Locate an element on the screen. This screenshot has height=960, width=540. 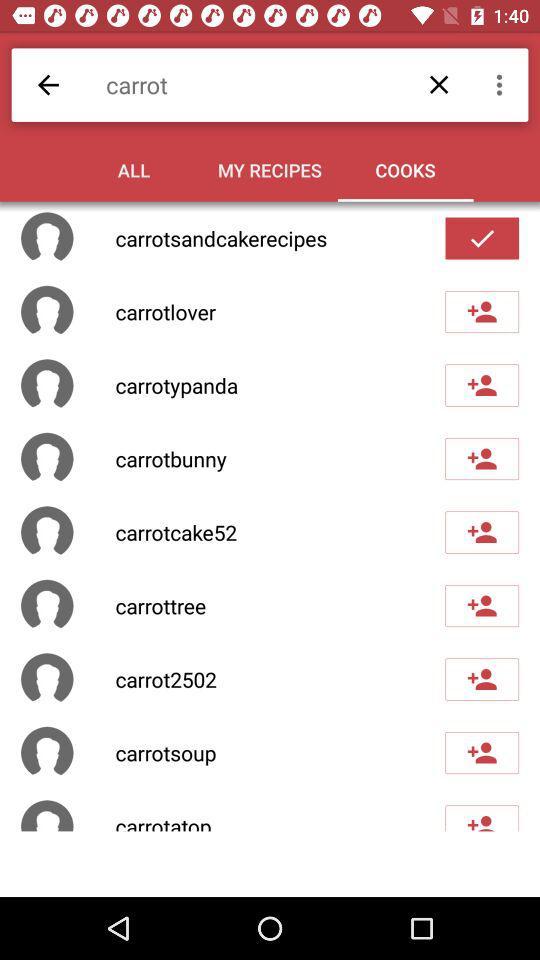
the item above all icon is located at coordinates (279, 84).